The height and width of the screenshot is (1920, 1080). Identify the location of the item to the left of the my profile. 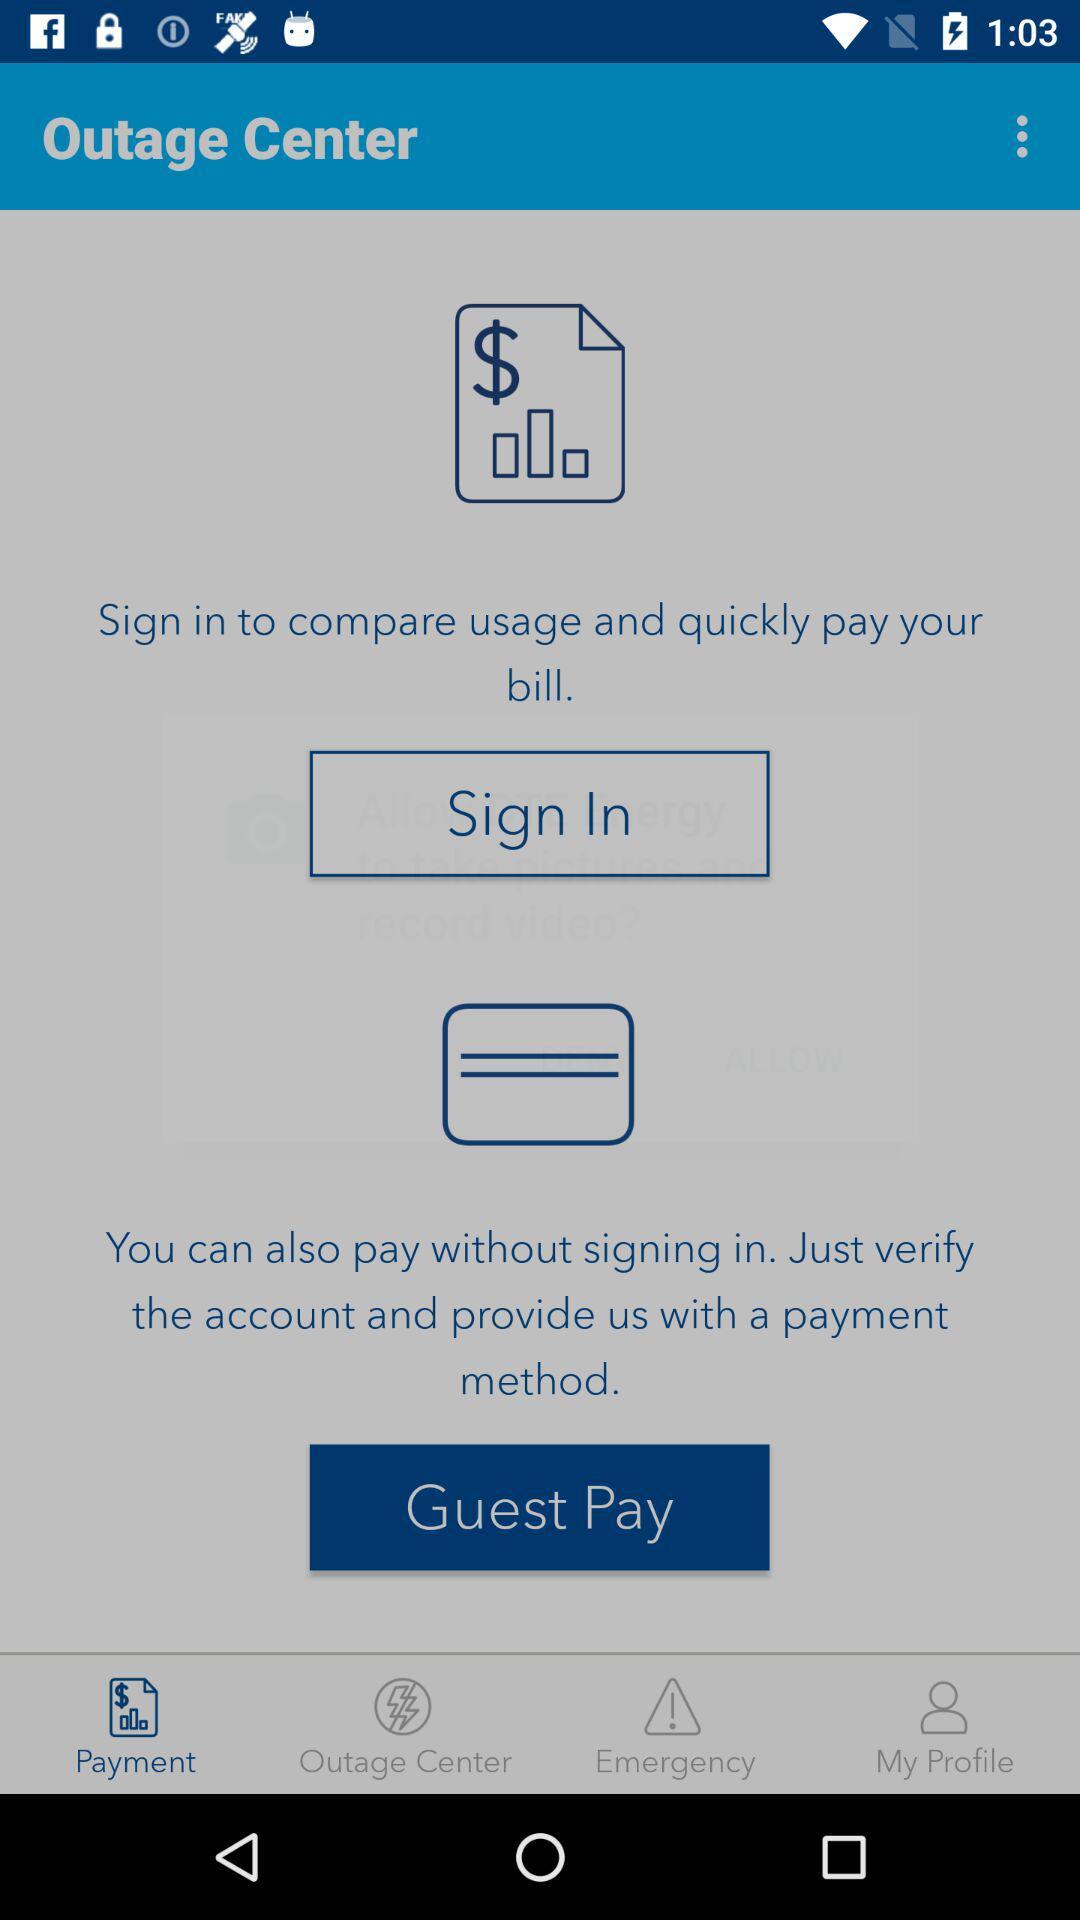
(675, 1723).